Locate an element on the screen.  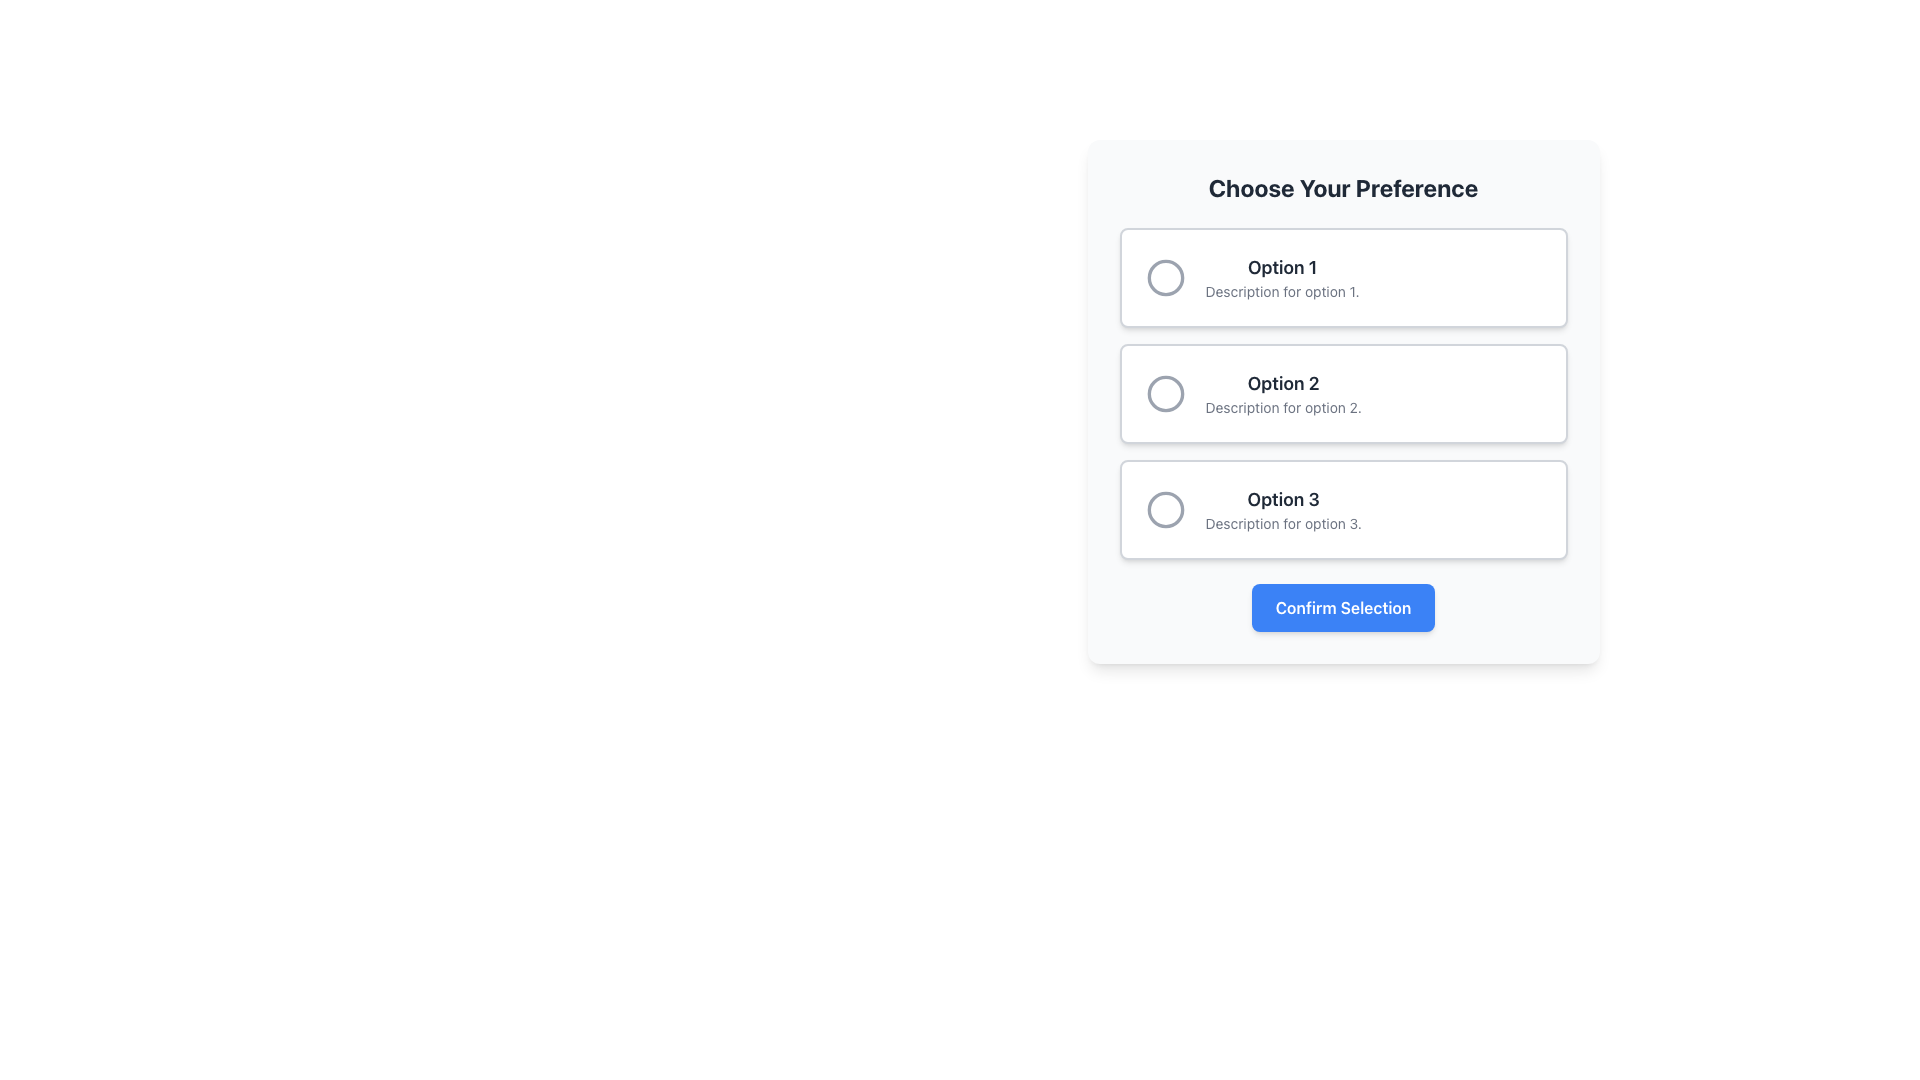
the text block titled 'Option 2', which includes a bold title and a description, positioned in the center of the vertically stacked group of three options is located at coordinates (1283, 393).